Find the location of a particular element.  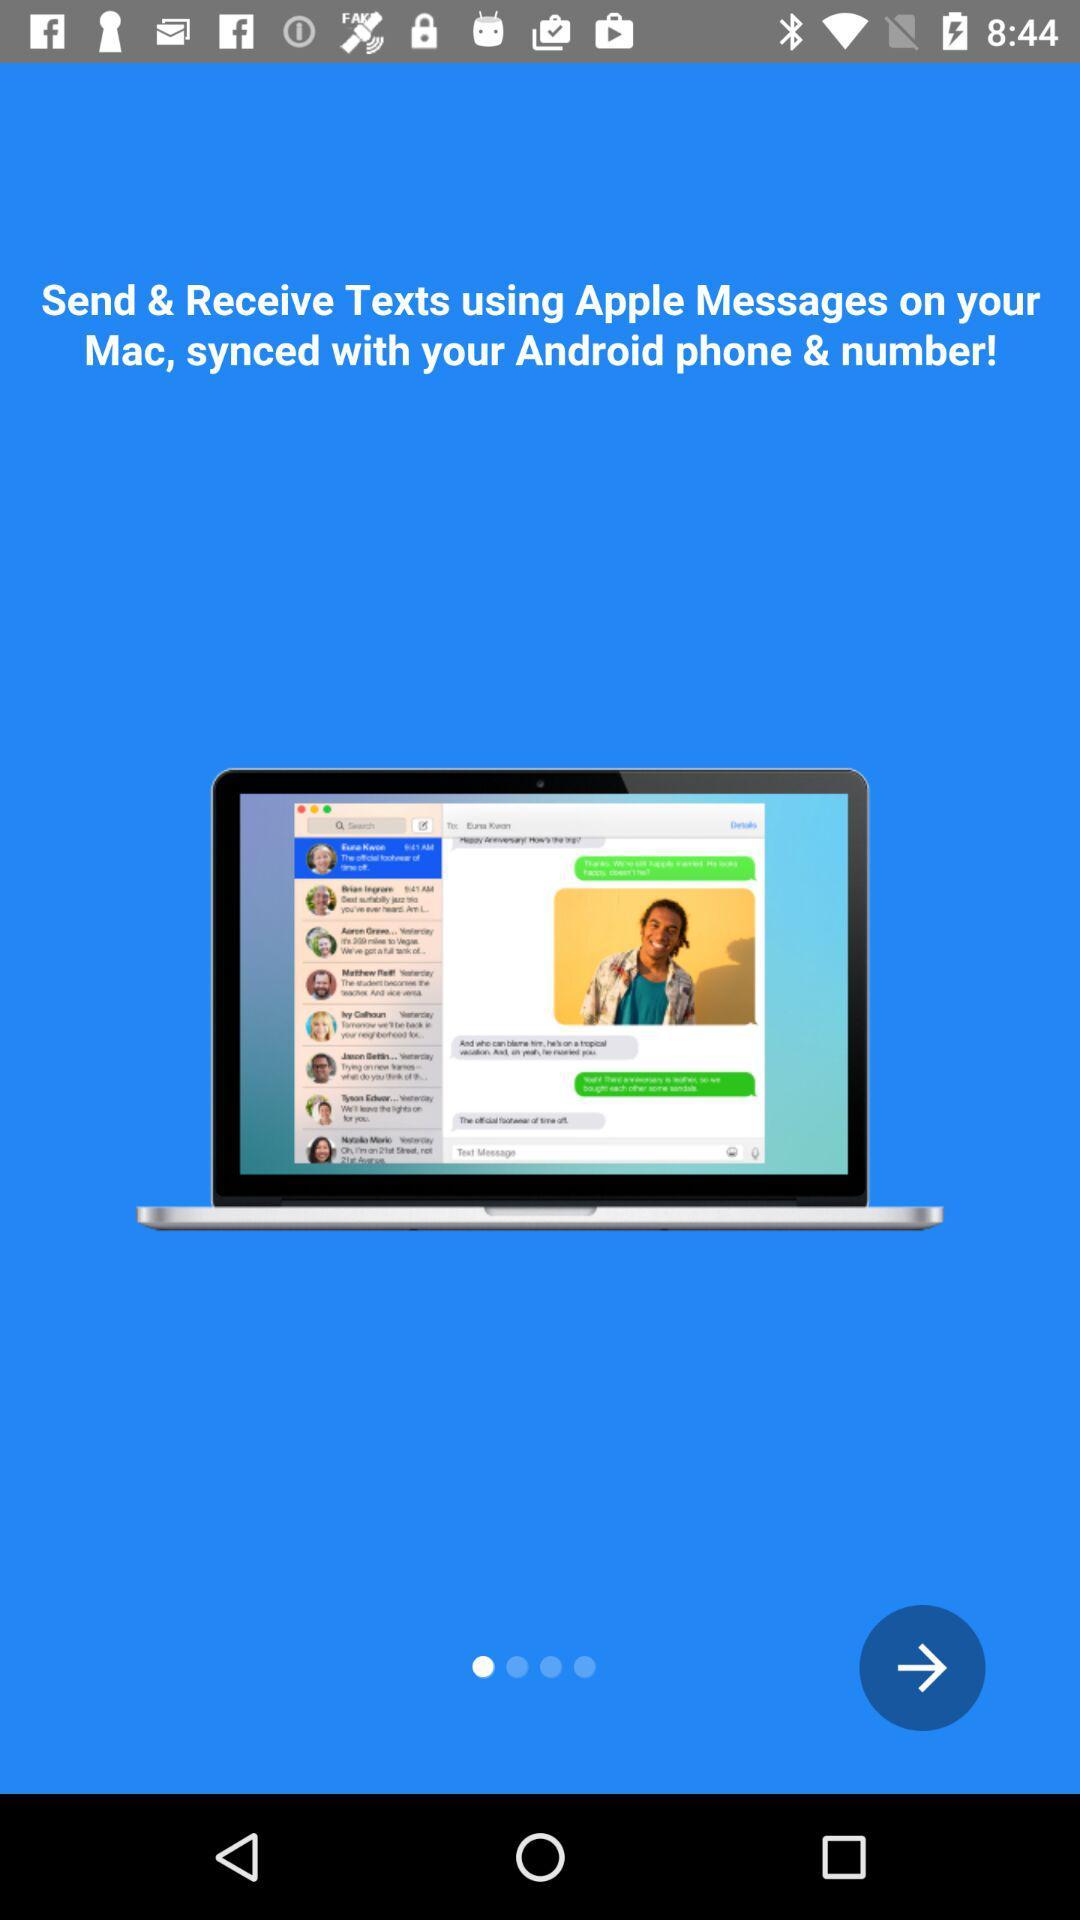

the arrow_forward icon is located at coordinates (922, 1667).